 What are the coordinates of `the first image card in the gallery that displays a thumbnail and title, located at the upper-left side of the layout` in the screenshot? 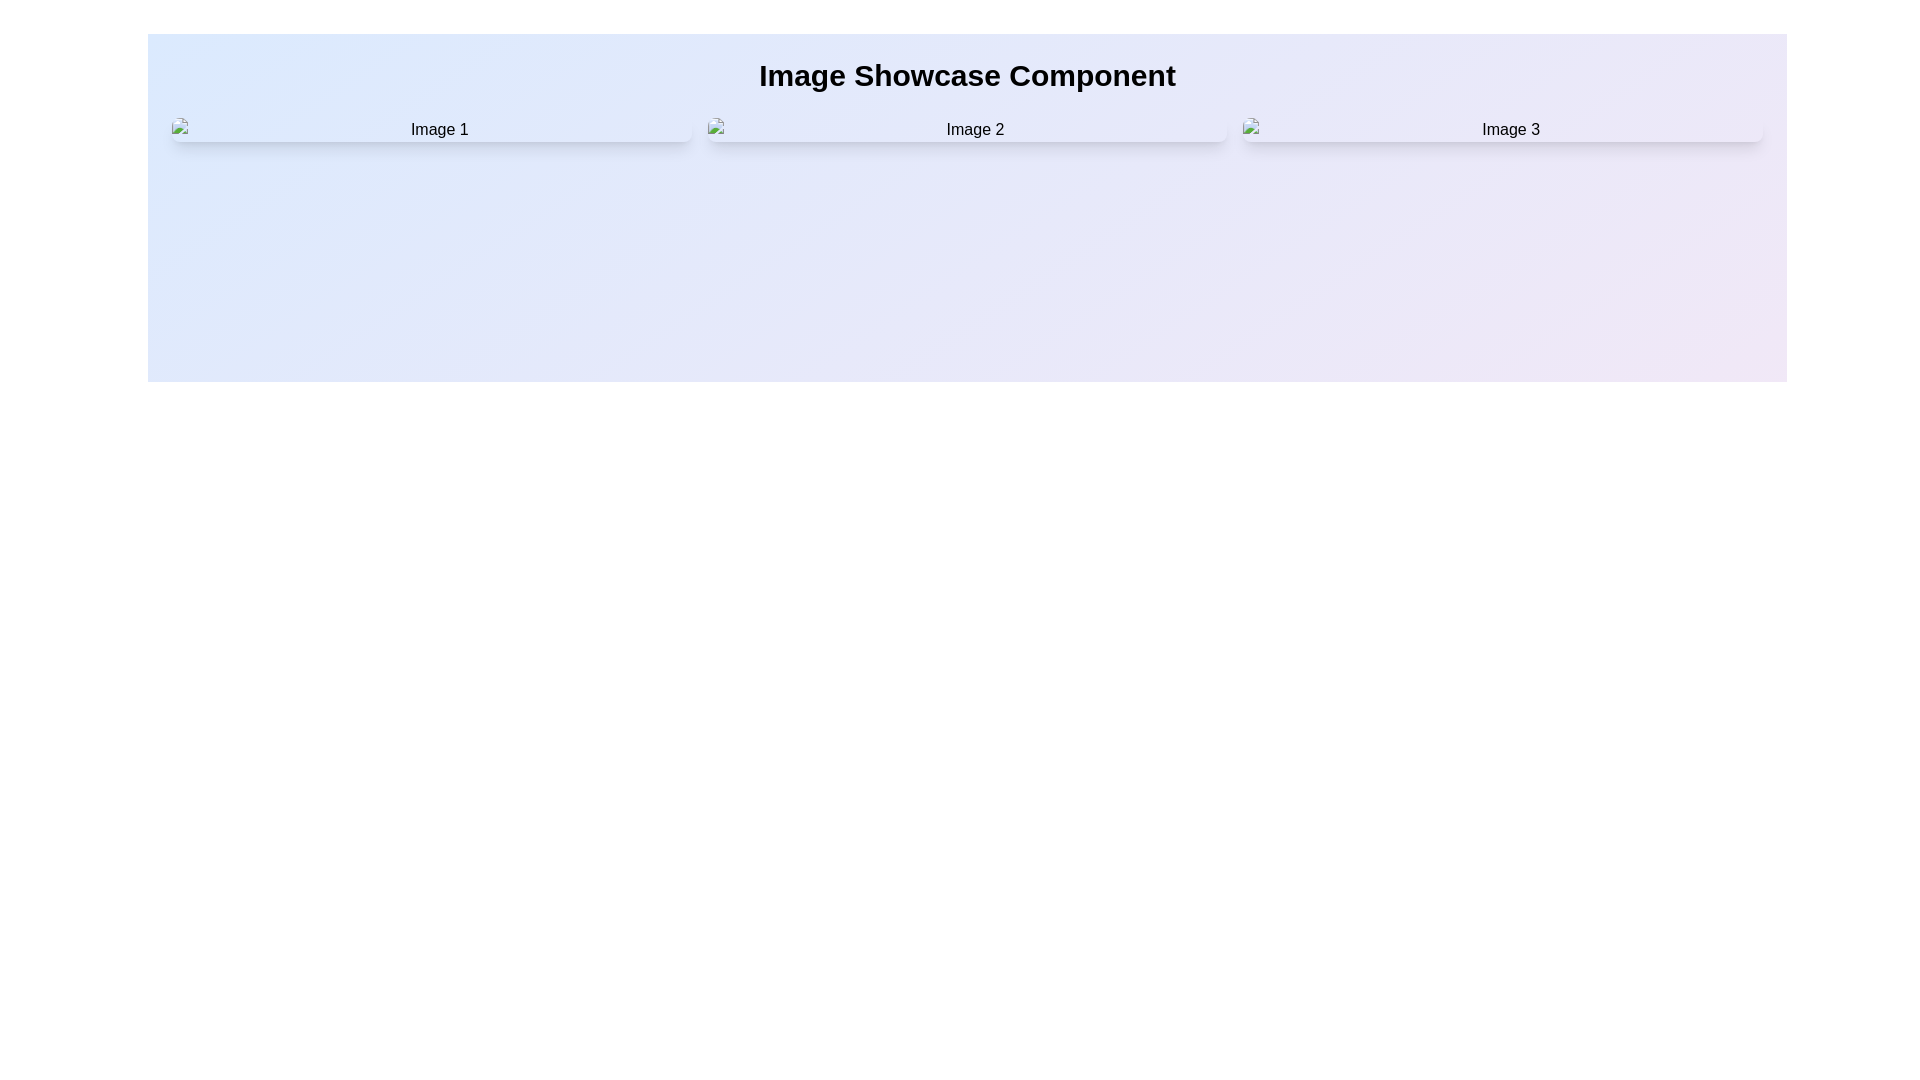 It's located at (430, 130).